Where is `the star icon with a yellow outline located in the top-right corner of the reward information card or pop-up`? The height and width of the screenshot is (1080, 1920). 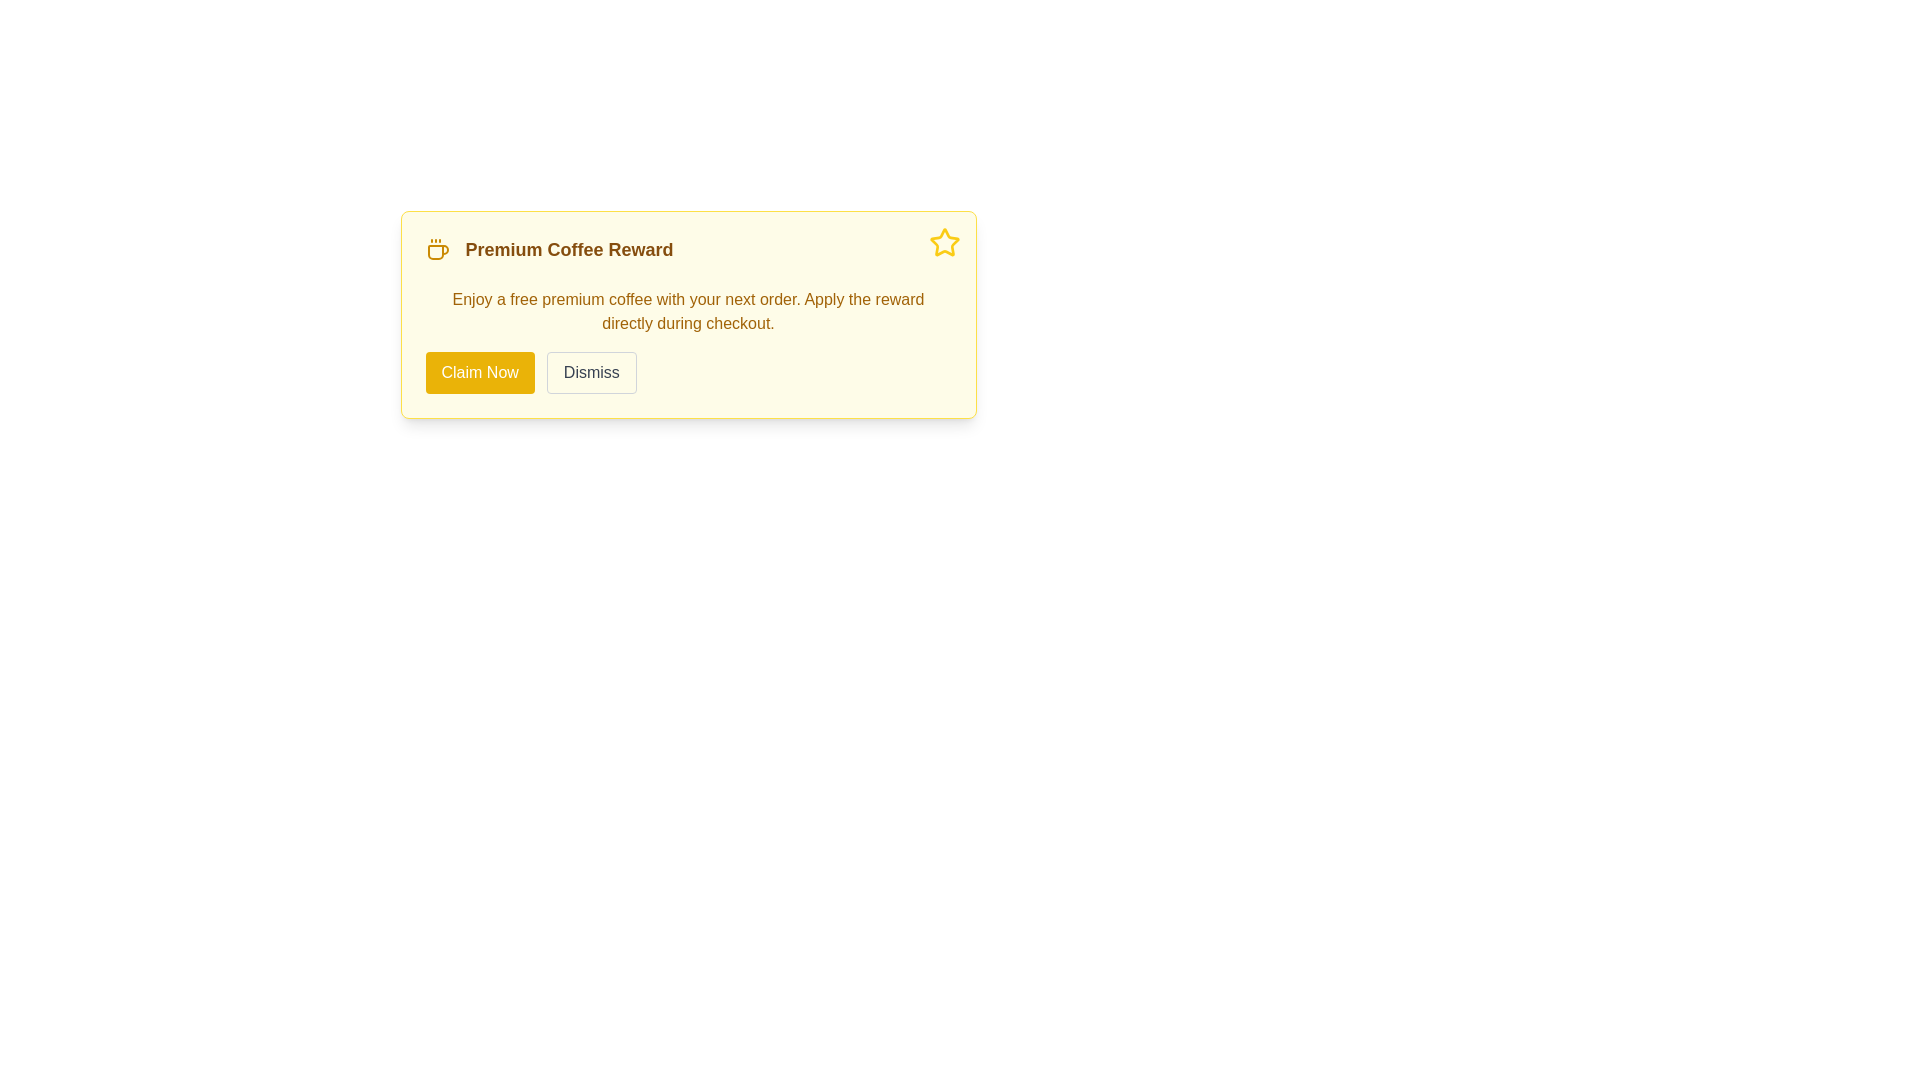 the star icon with a yellow outline located in the top-right corner of the reward information card or pop-up is located at coordinates (943, 241).